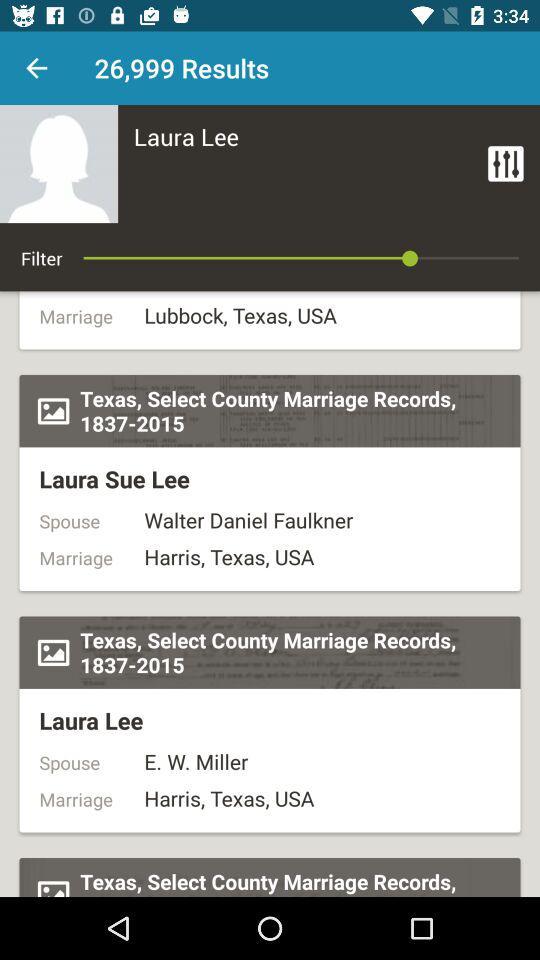  I want to click on icon next to the 26,999 results item, so click(36, 68).